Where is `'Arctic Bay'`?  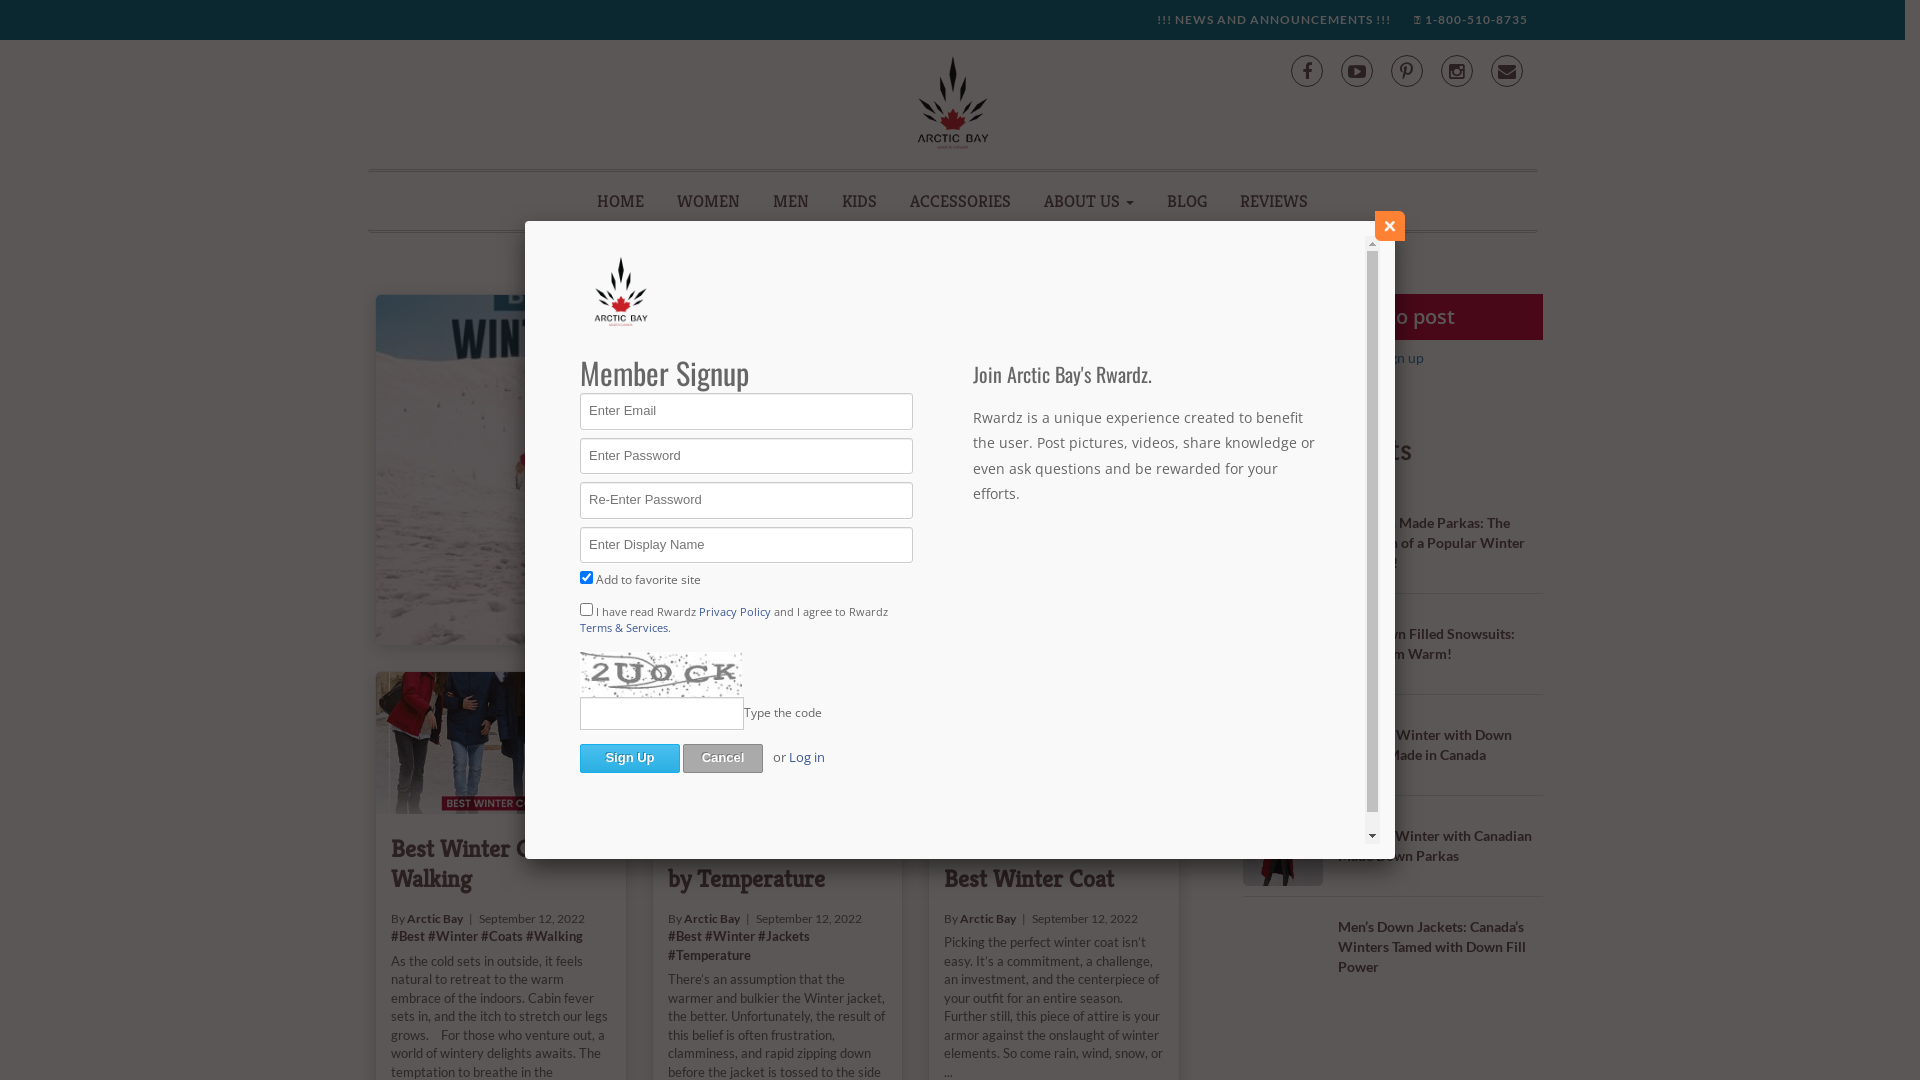 'Arctic Bay' is located at coordinates (988, 918).